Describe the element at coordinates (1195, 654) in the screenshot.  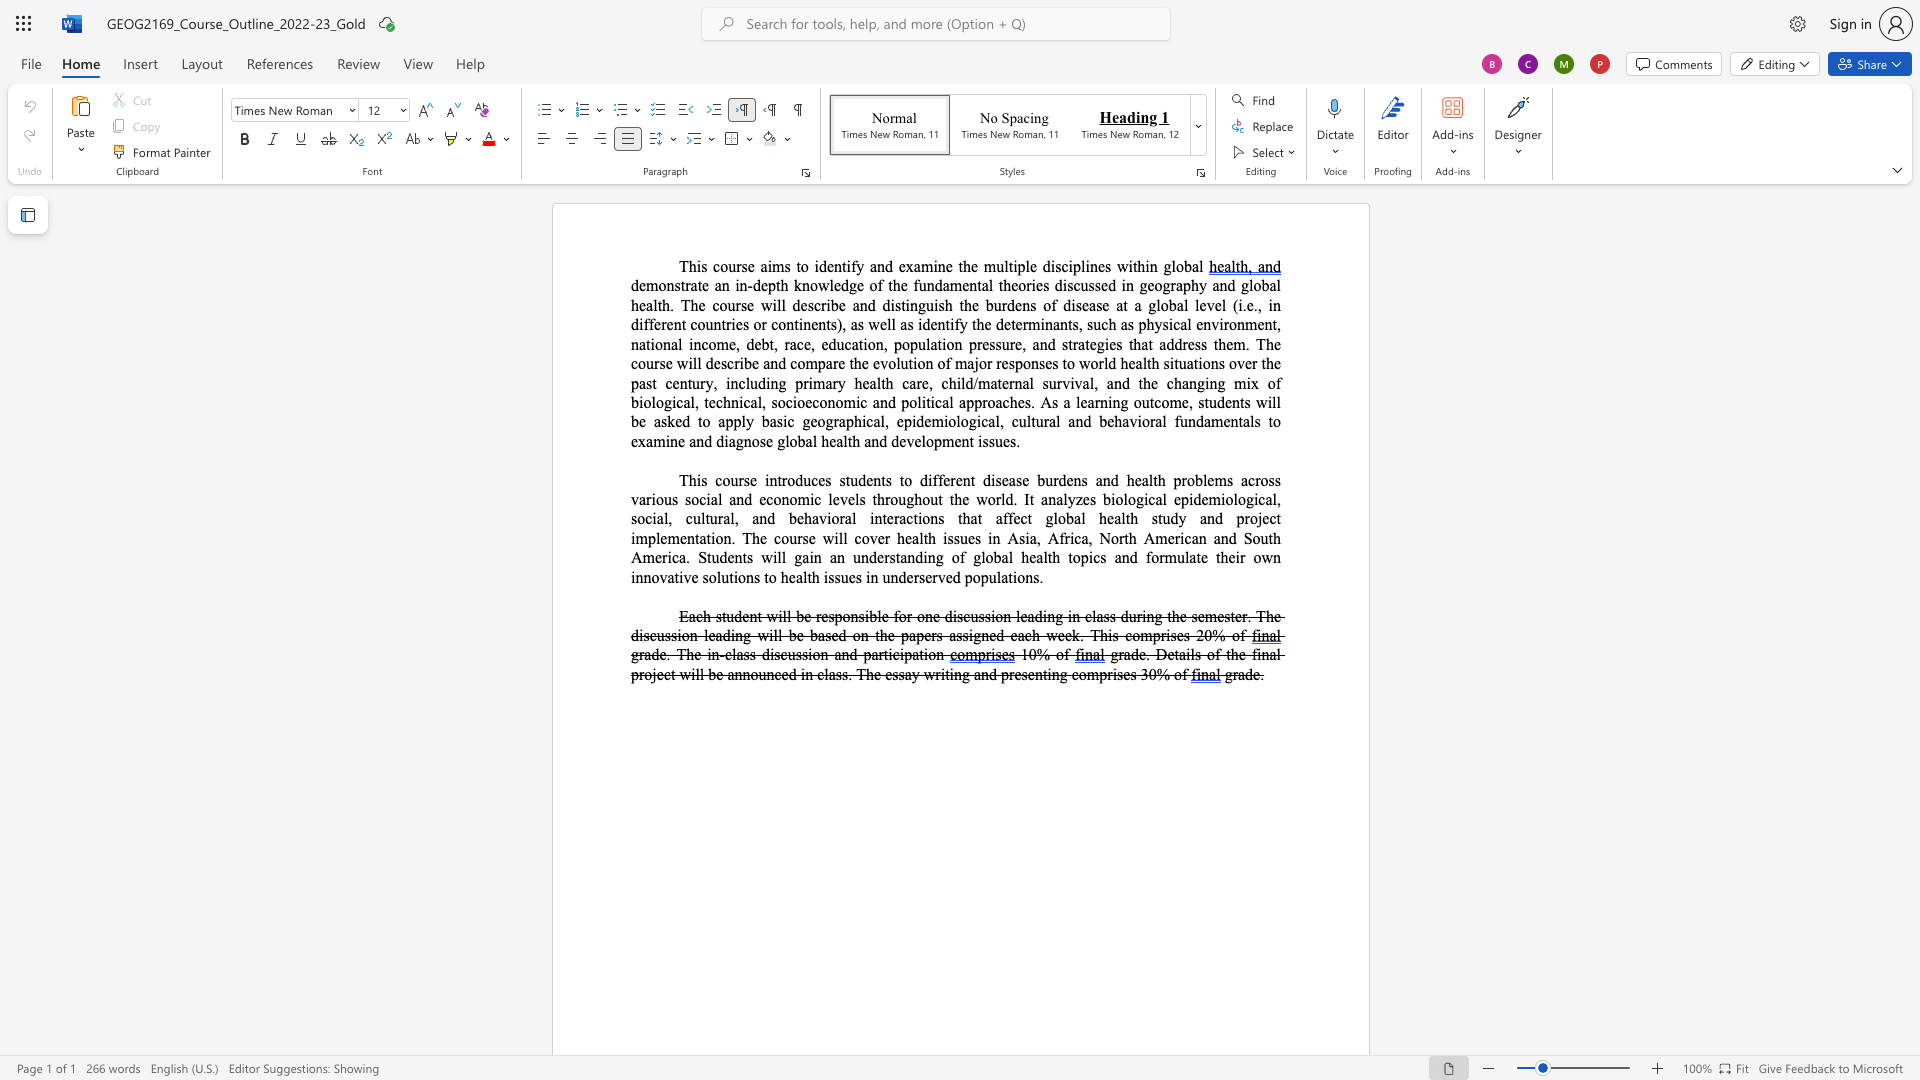
I see `the space between the continuous character "l" and "s" in the text` at that location.